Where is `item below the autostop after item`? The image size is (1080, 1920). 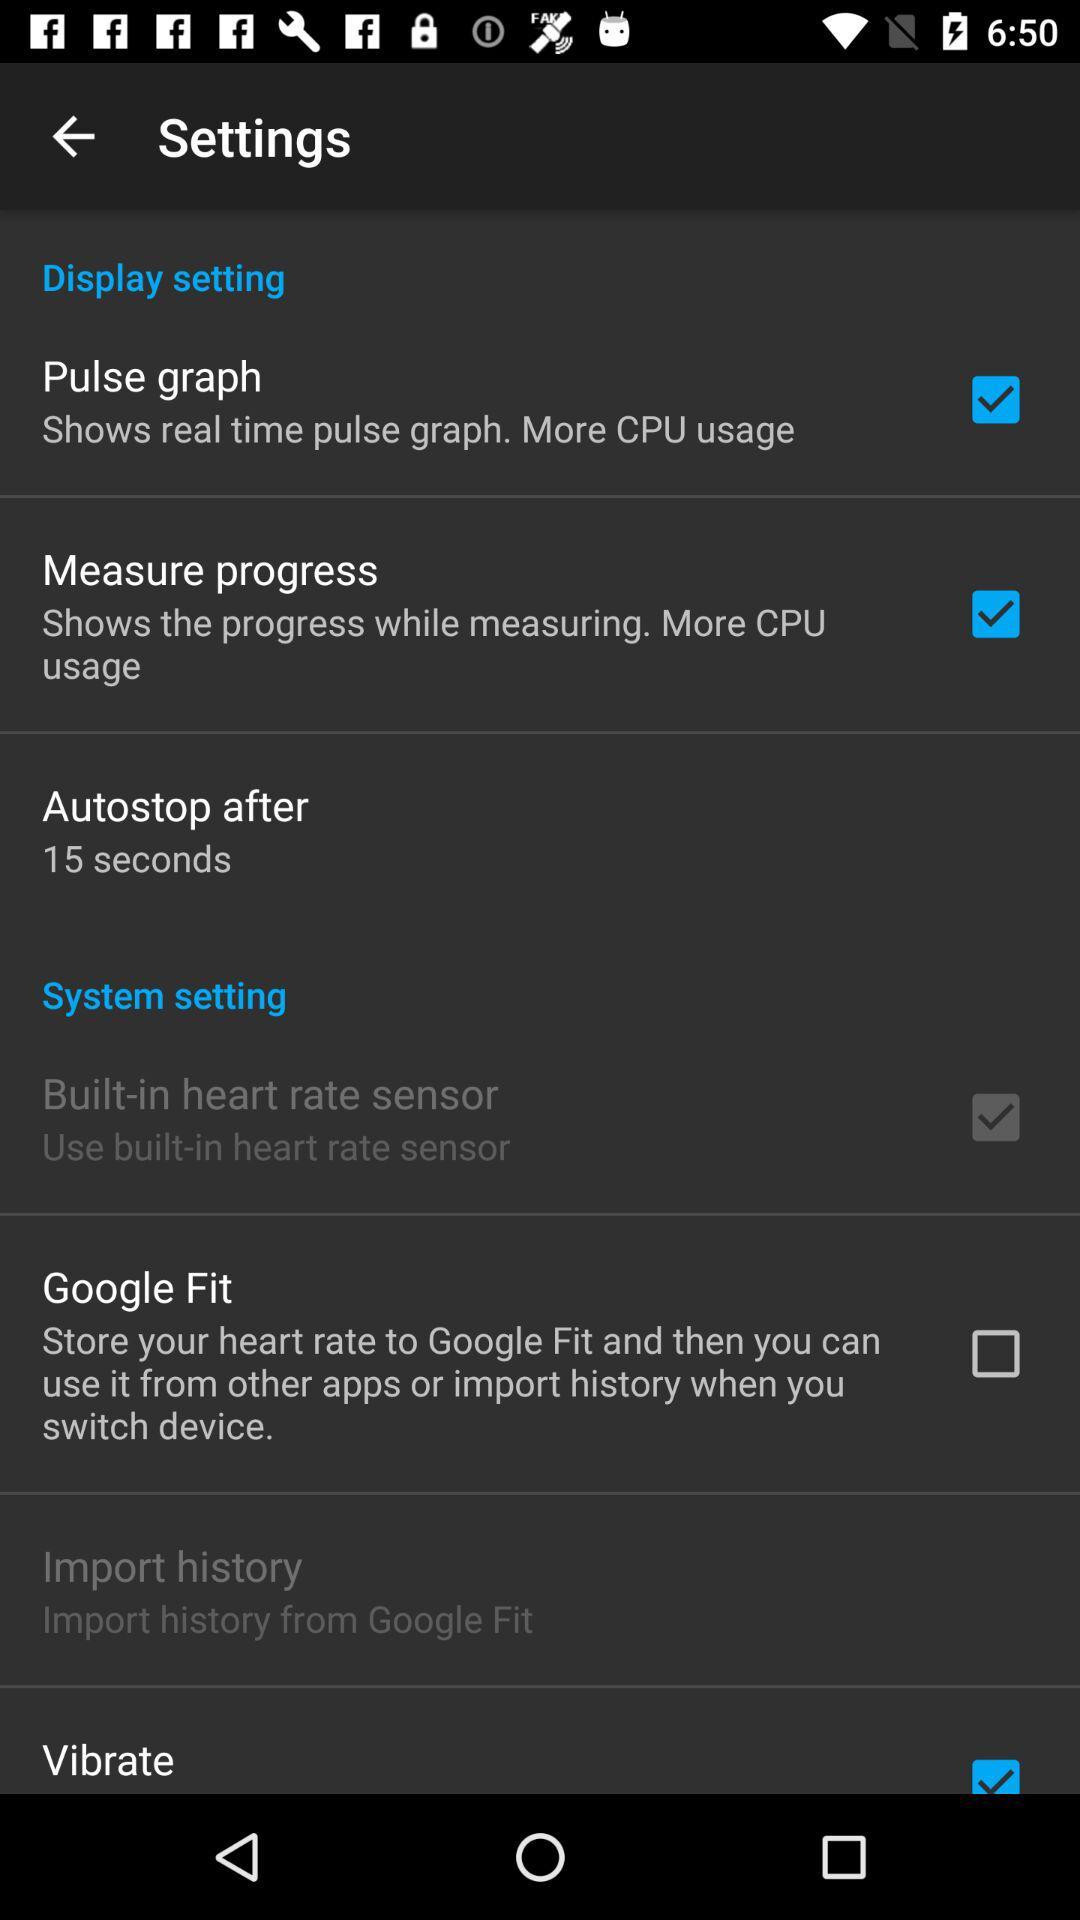
item below the autostop after item is located at coordinates (135, 858).